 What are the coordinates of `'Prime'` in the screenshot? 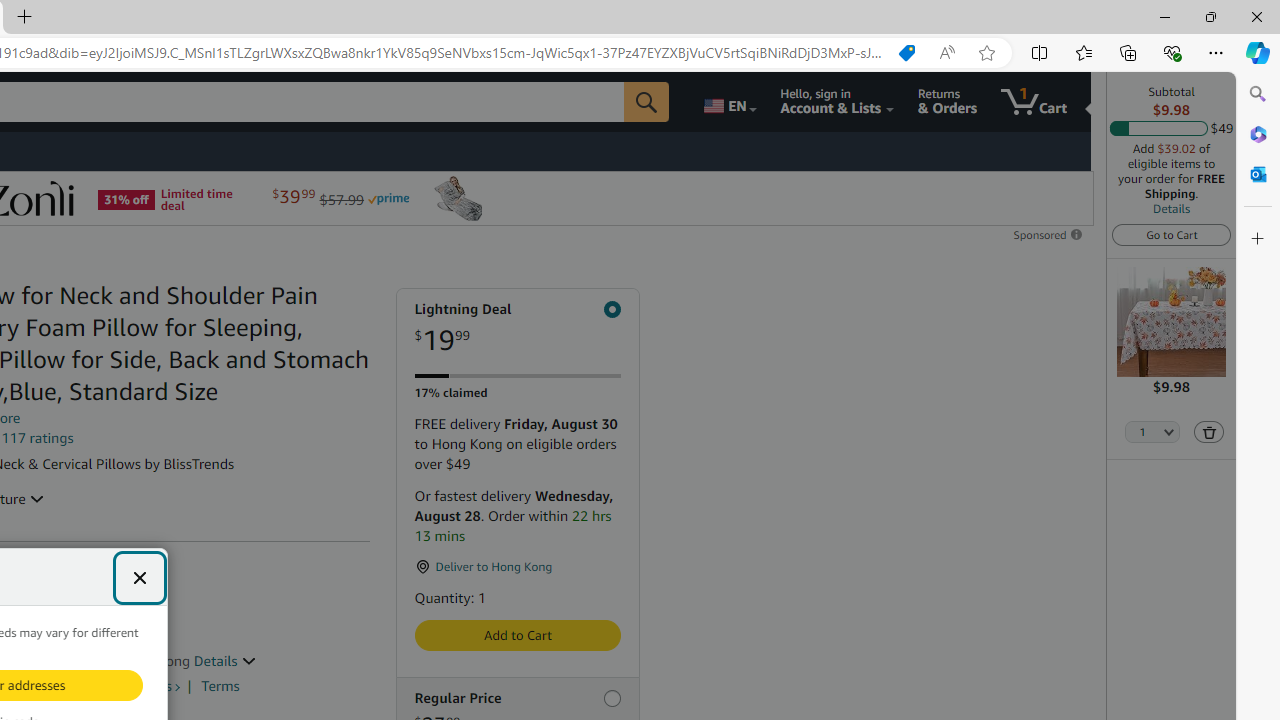 It's located at (388, 199).